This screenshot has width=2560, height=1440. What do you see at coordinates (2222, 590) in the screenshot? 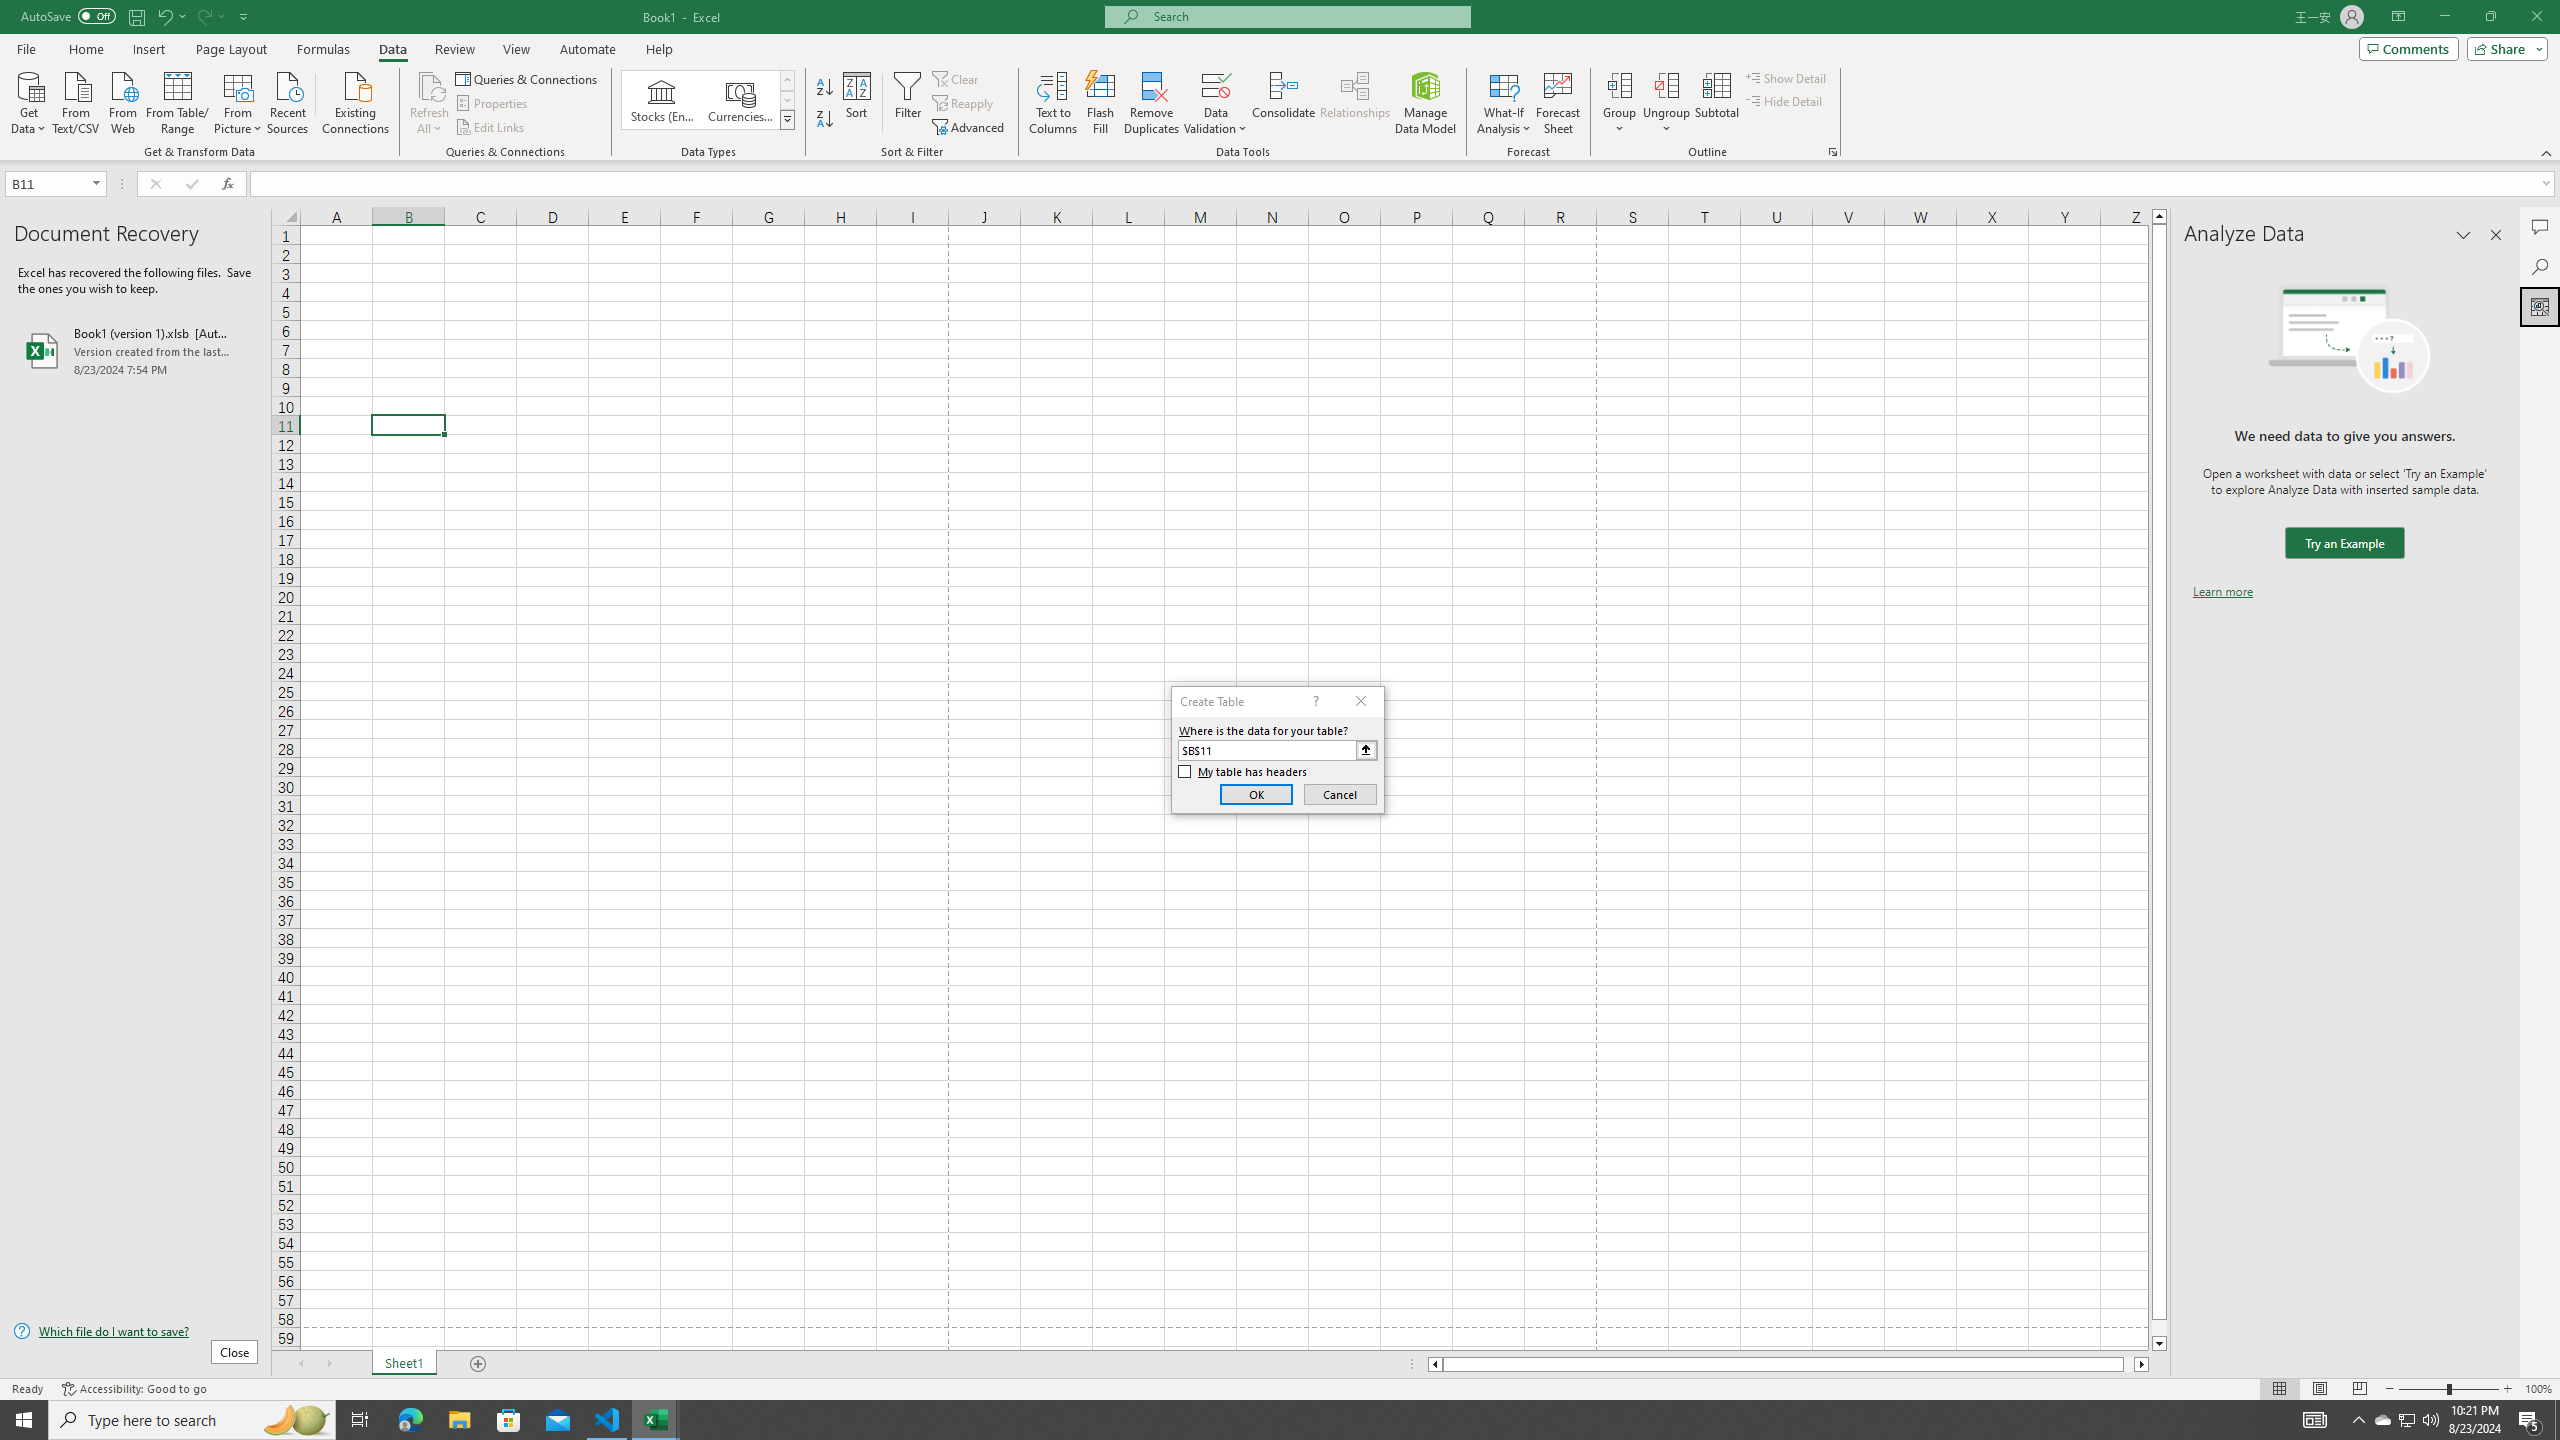
I see `'Learn more'` at bounding box center [2222, 590].